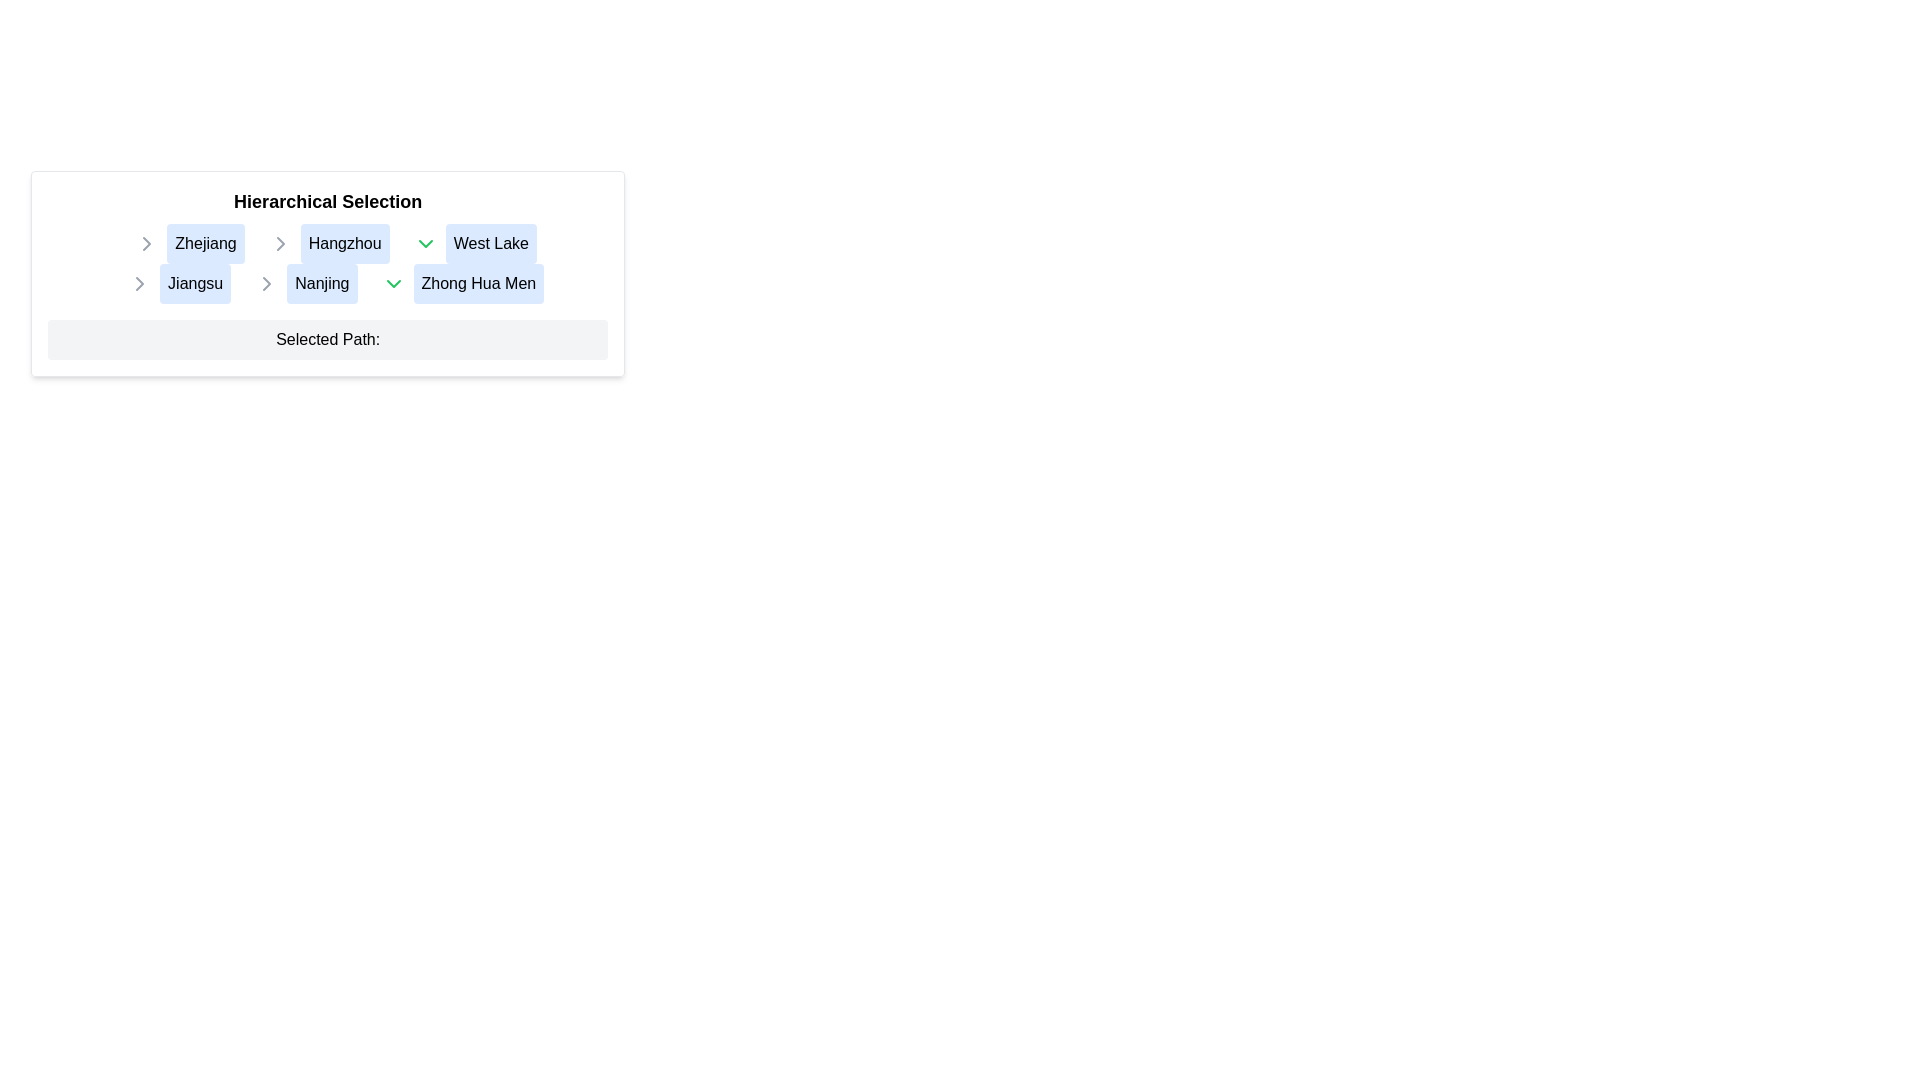 This screenshot has height=1080, width=1920. I want to click on the label element displaying 'Nanjing Zhong Hua Men', so click(391, 284).